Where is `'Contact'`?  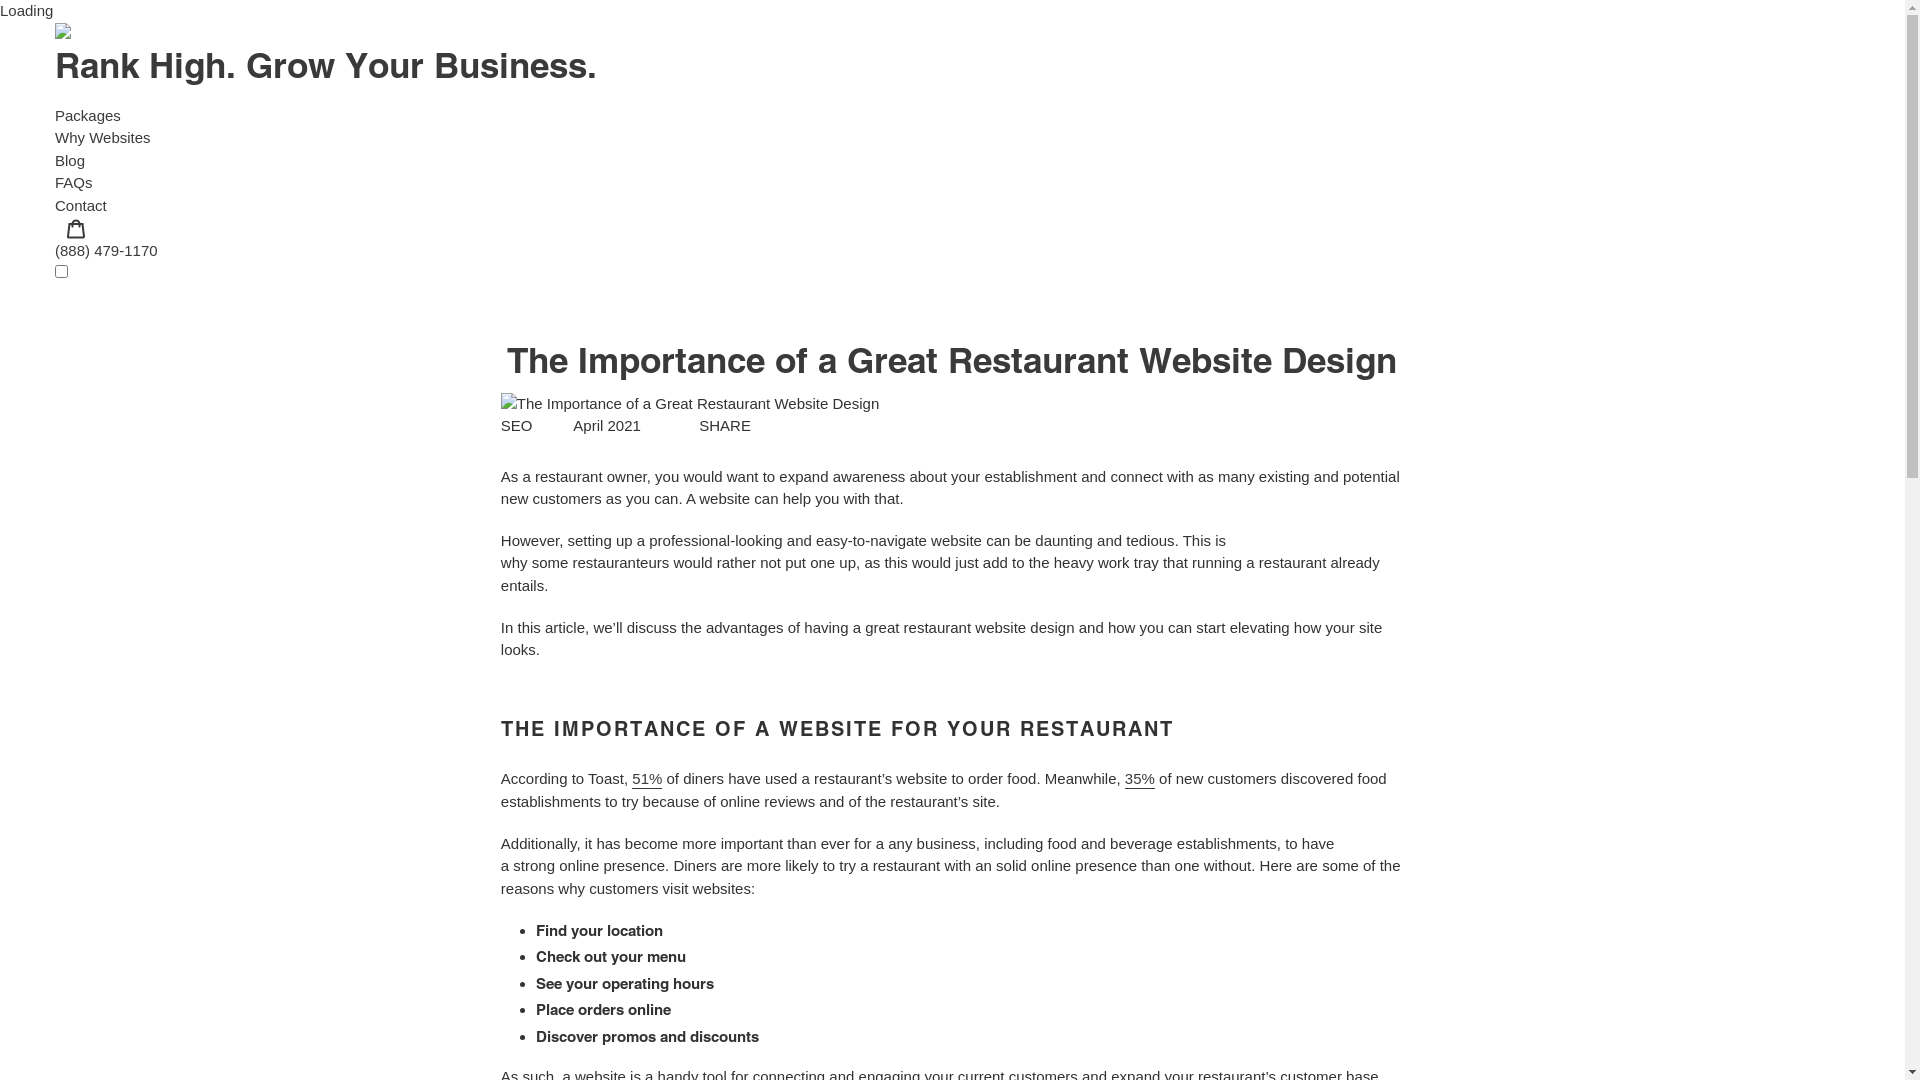 'Contact' is located at coordinates (80, 204).